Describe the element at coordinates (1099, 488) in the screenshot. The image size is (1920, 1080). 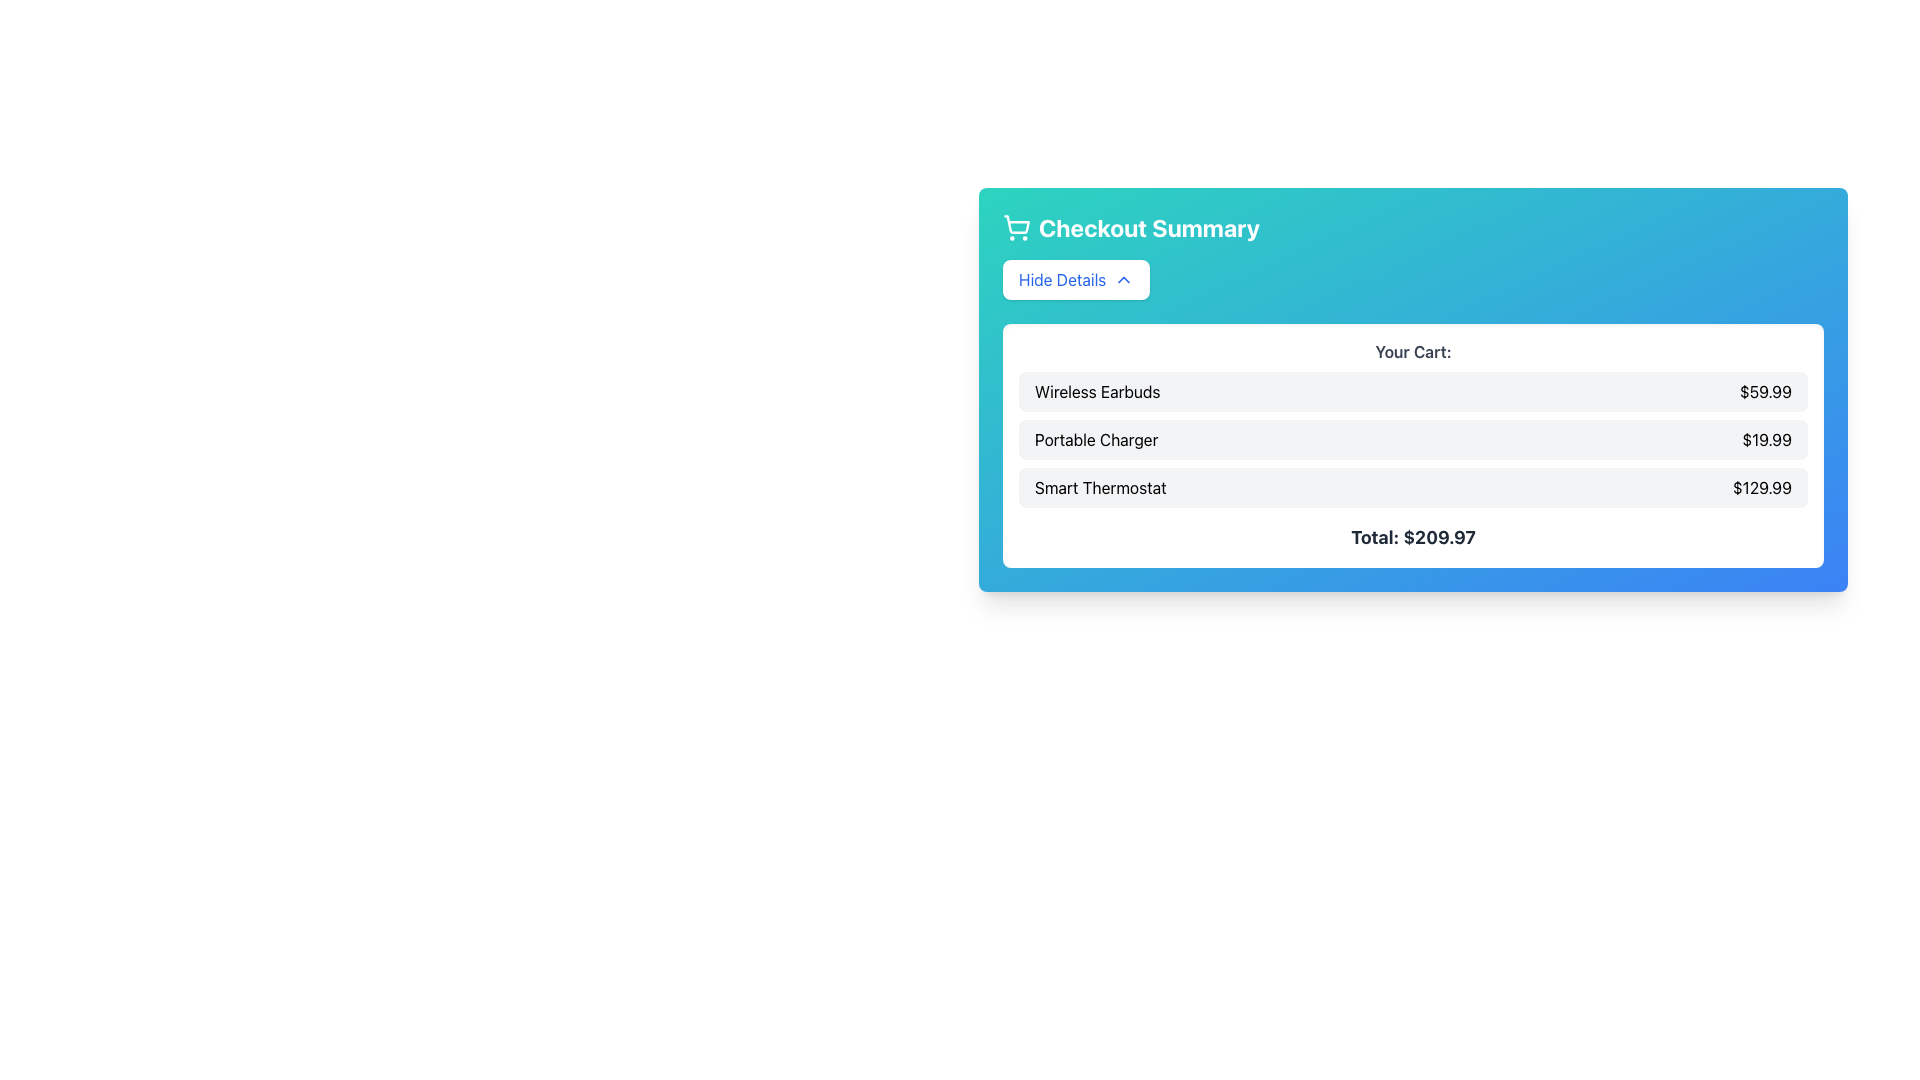
I see `the 'Smart Thermostat' text label located in the 'Checkout Summary' section under the 'Your Cart' column, which is styled in black text on a light gray background and positioned as the third item in the list` at that location.